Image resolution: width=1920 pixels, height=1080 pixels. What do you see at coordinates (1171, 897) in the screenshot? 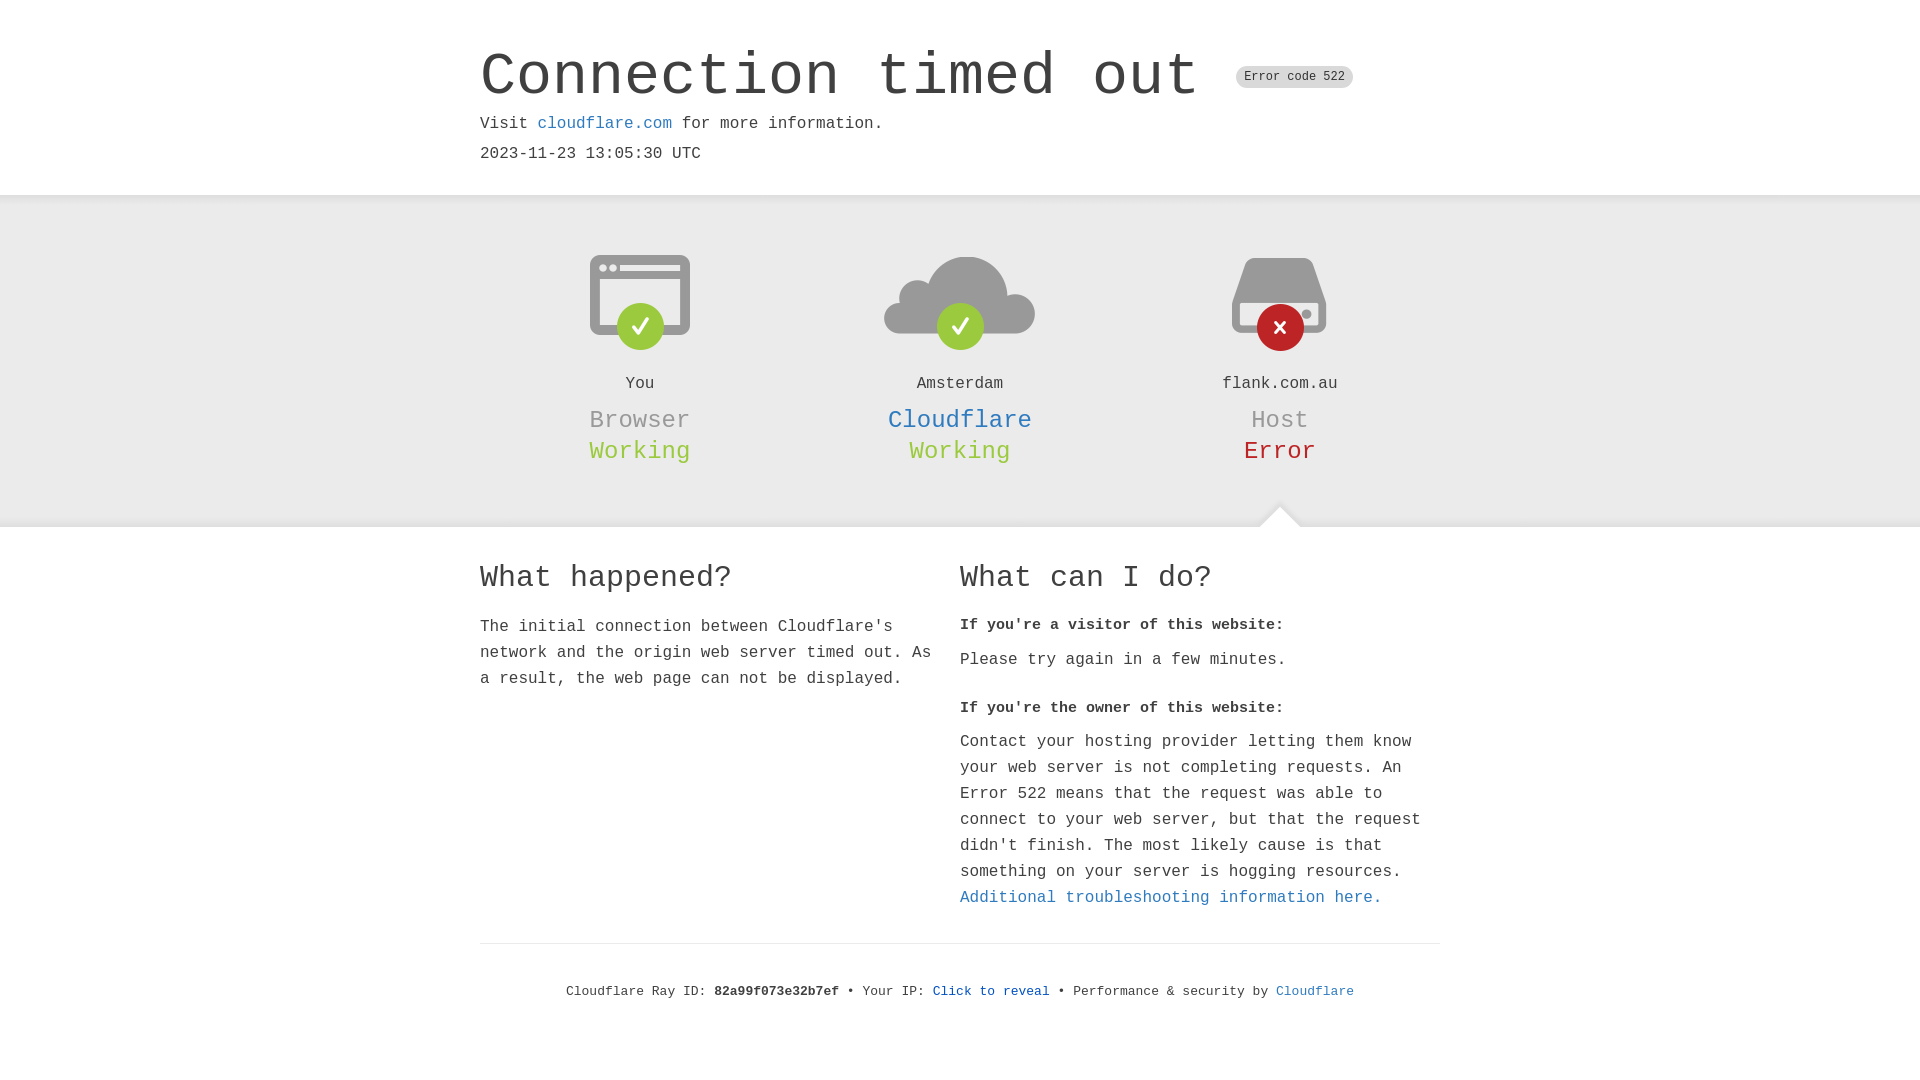
I see `'Additional troubleshooting information here.'` at bounding box center [1171, 897].